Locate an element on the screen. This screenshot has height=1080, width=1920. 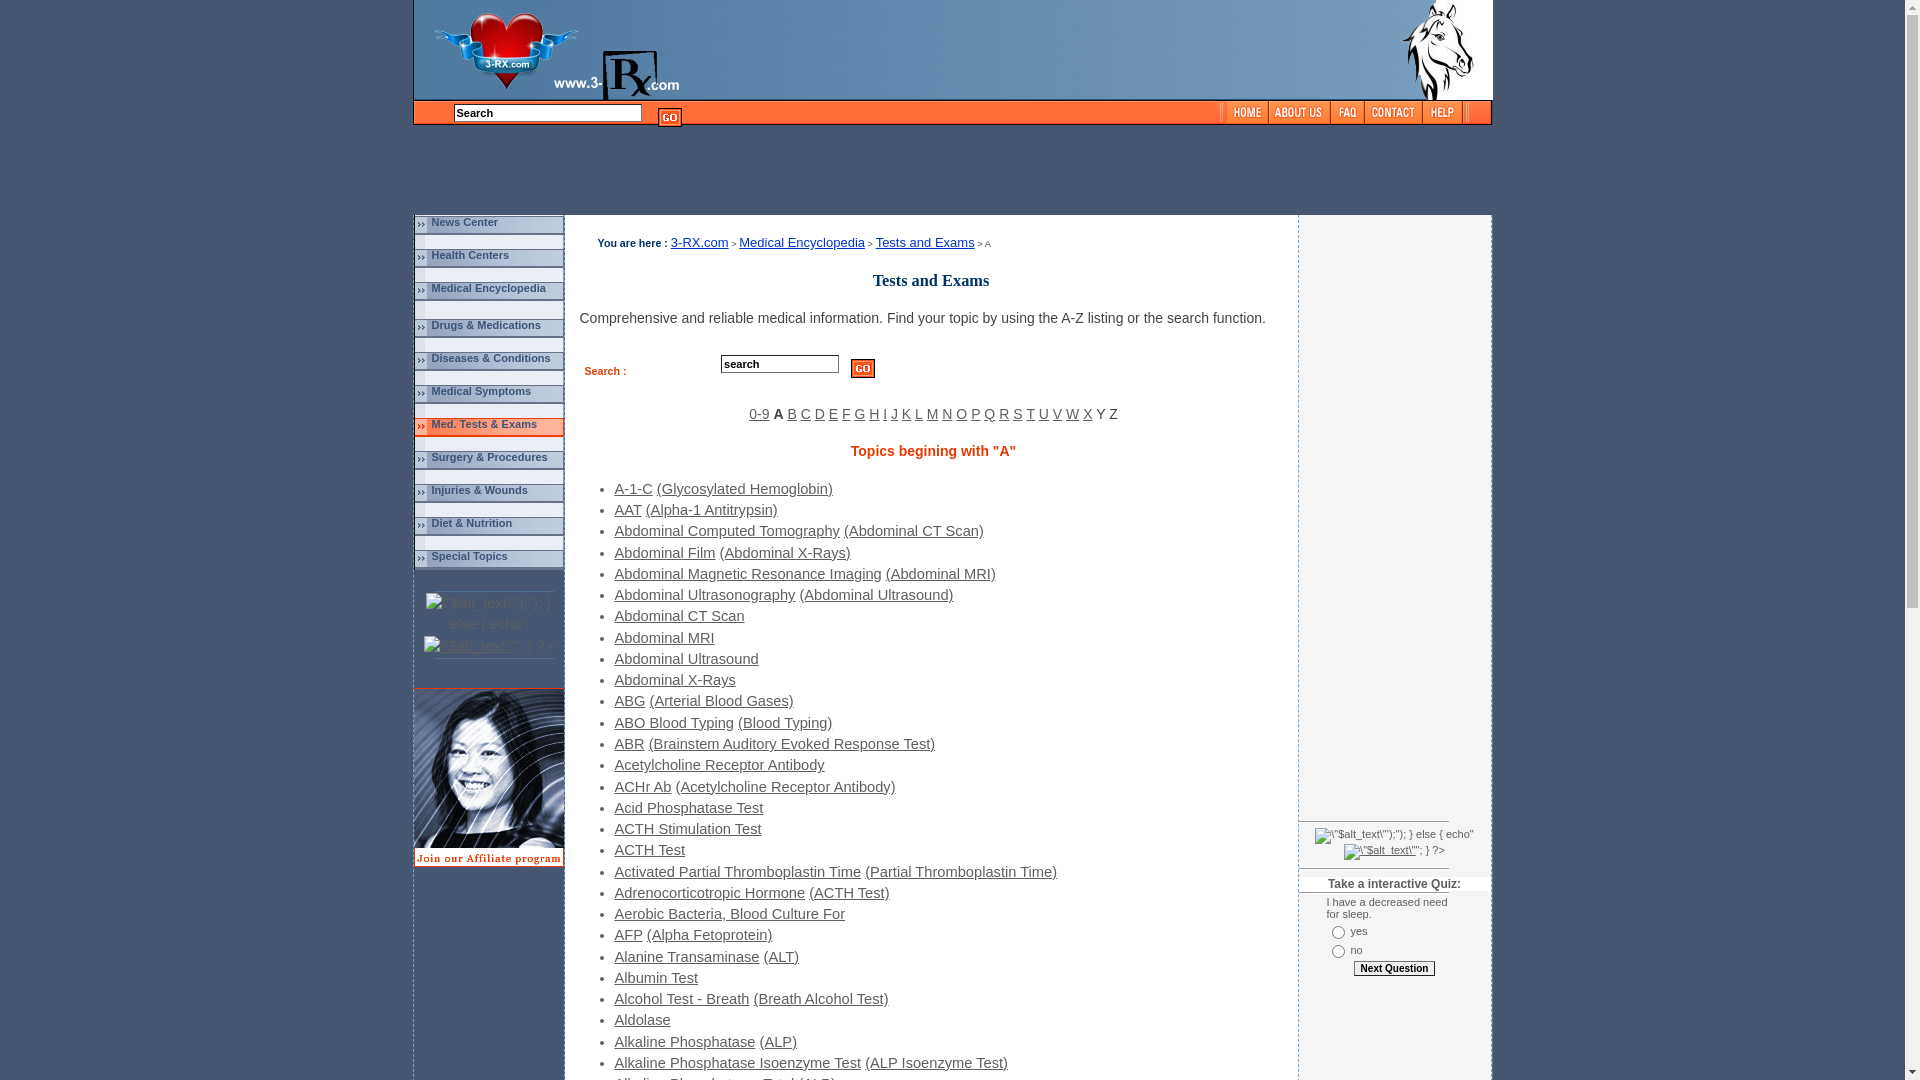
'Drugs & Medications' is located at coordinates (486, 323).